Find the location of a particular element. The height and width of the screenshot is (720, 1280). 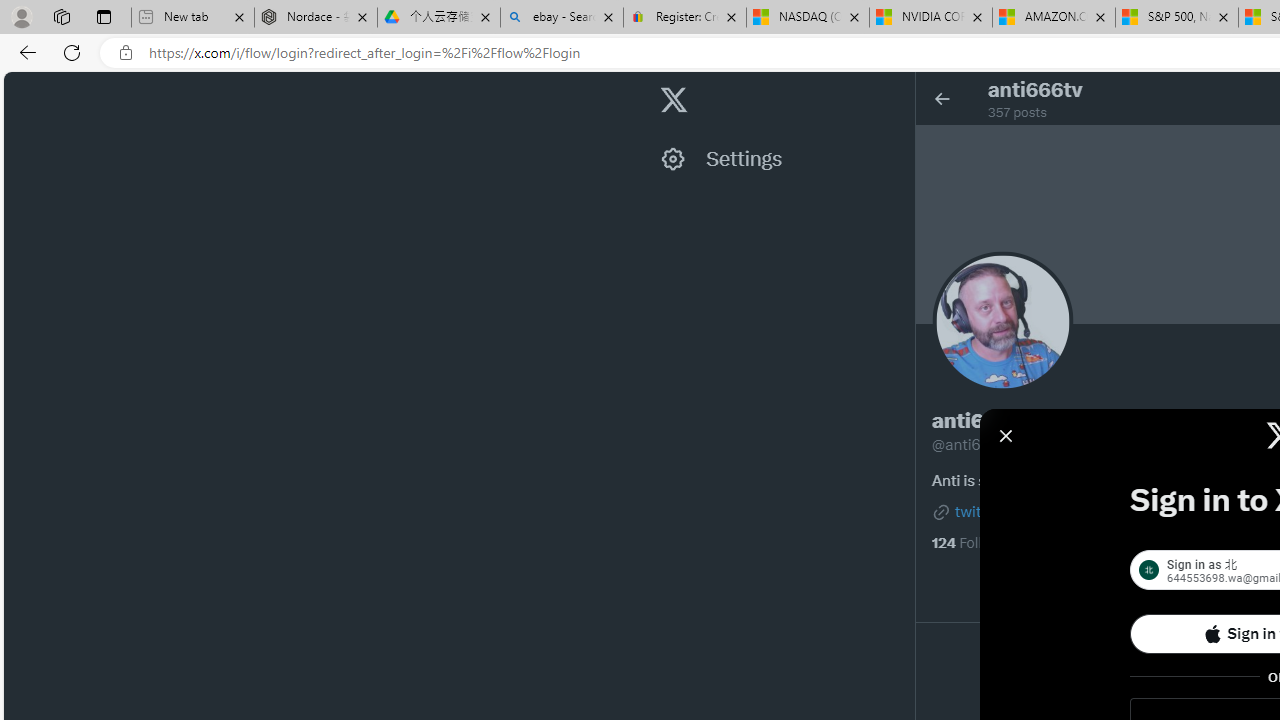

'Personal Profile' is located at coordinates (21, 16).